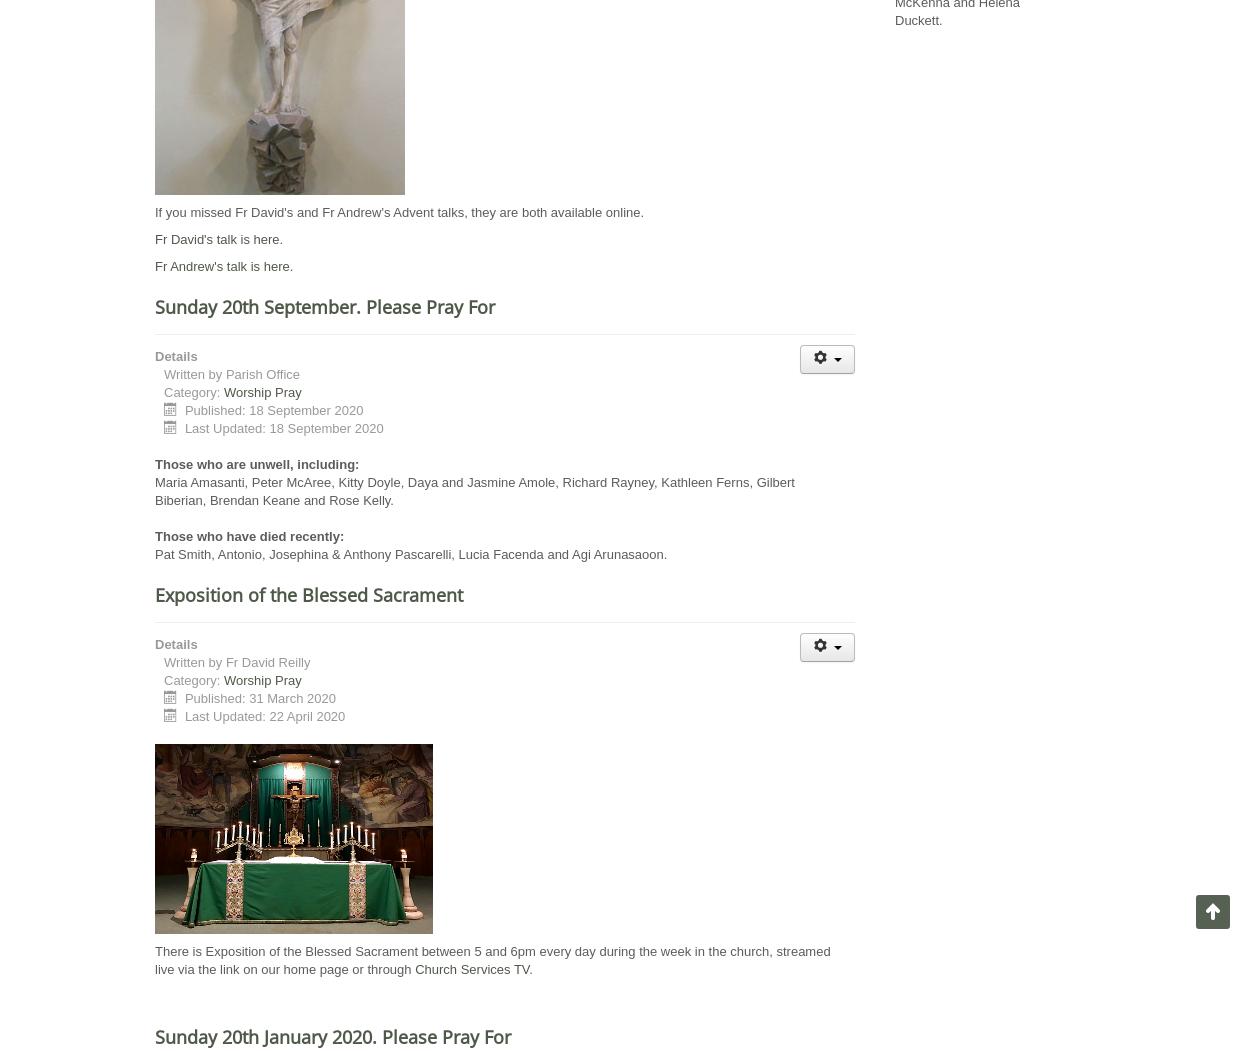  I want to click on 'Church Services TV', so click(471, 968).